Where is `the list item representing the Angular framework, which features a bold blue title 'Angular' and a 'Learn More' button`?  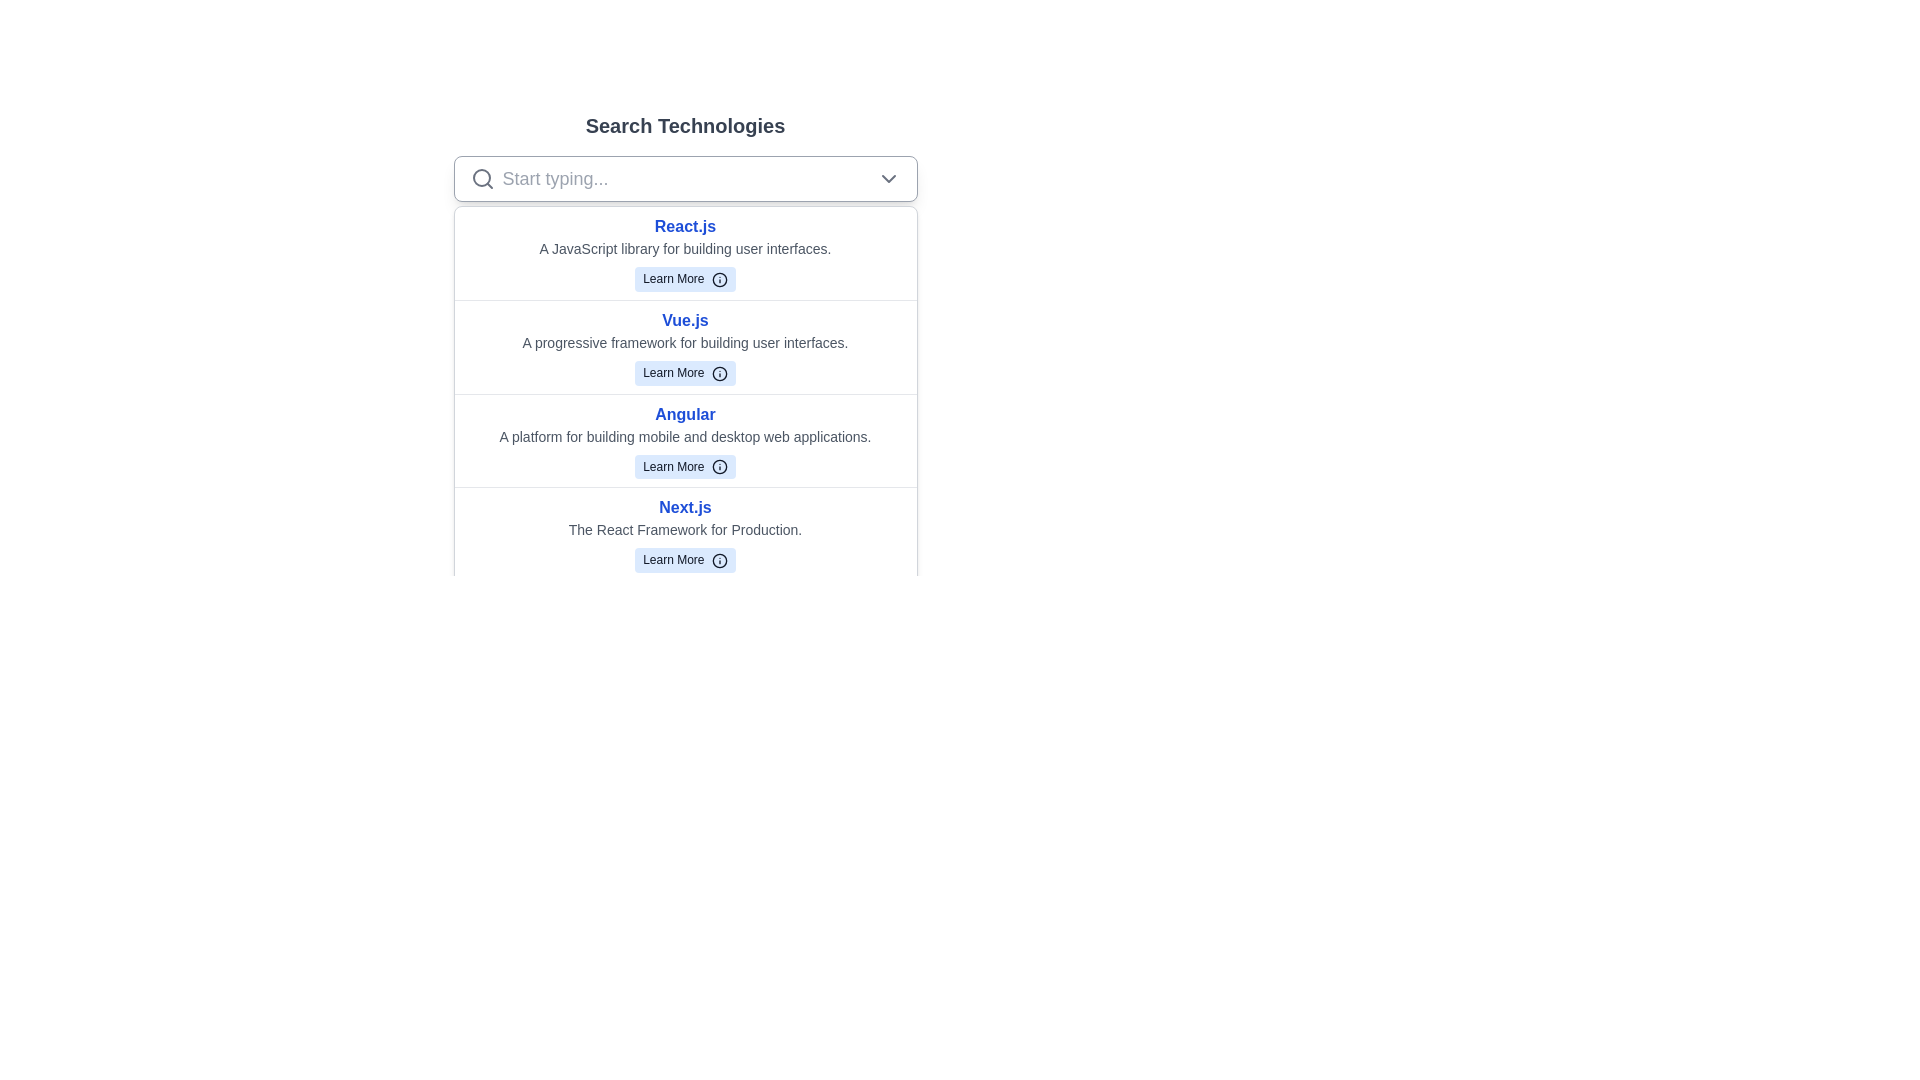
the list item representing the Angular framework, which features a bold blue title 'Angular' and a 'Learn More' button is located at coordinates (685, 440).